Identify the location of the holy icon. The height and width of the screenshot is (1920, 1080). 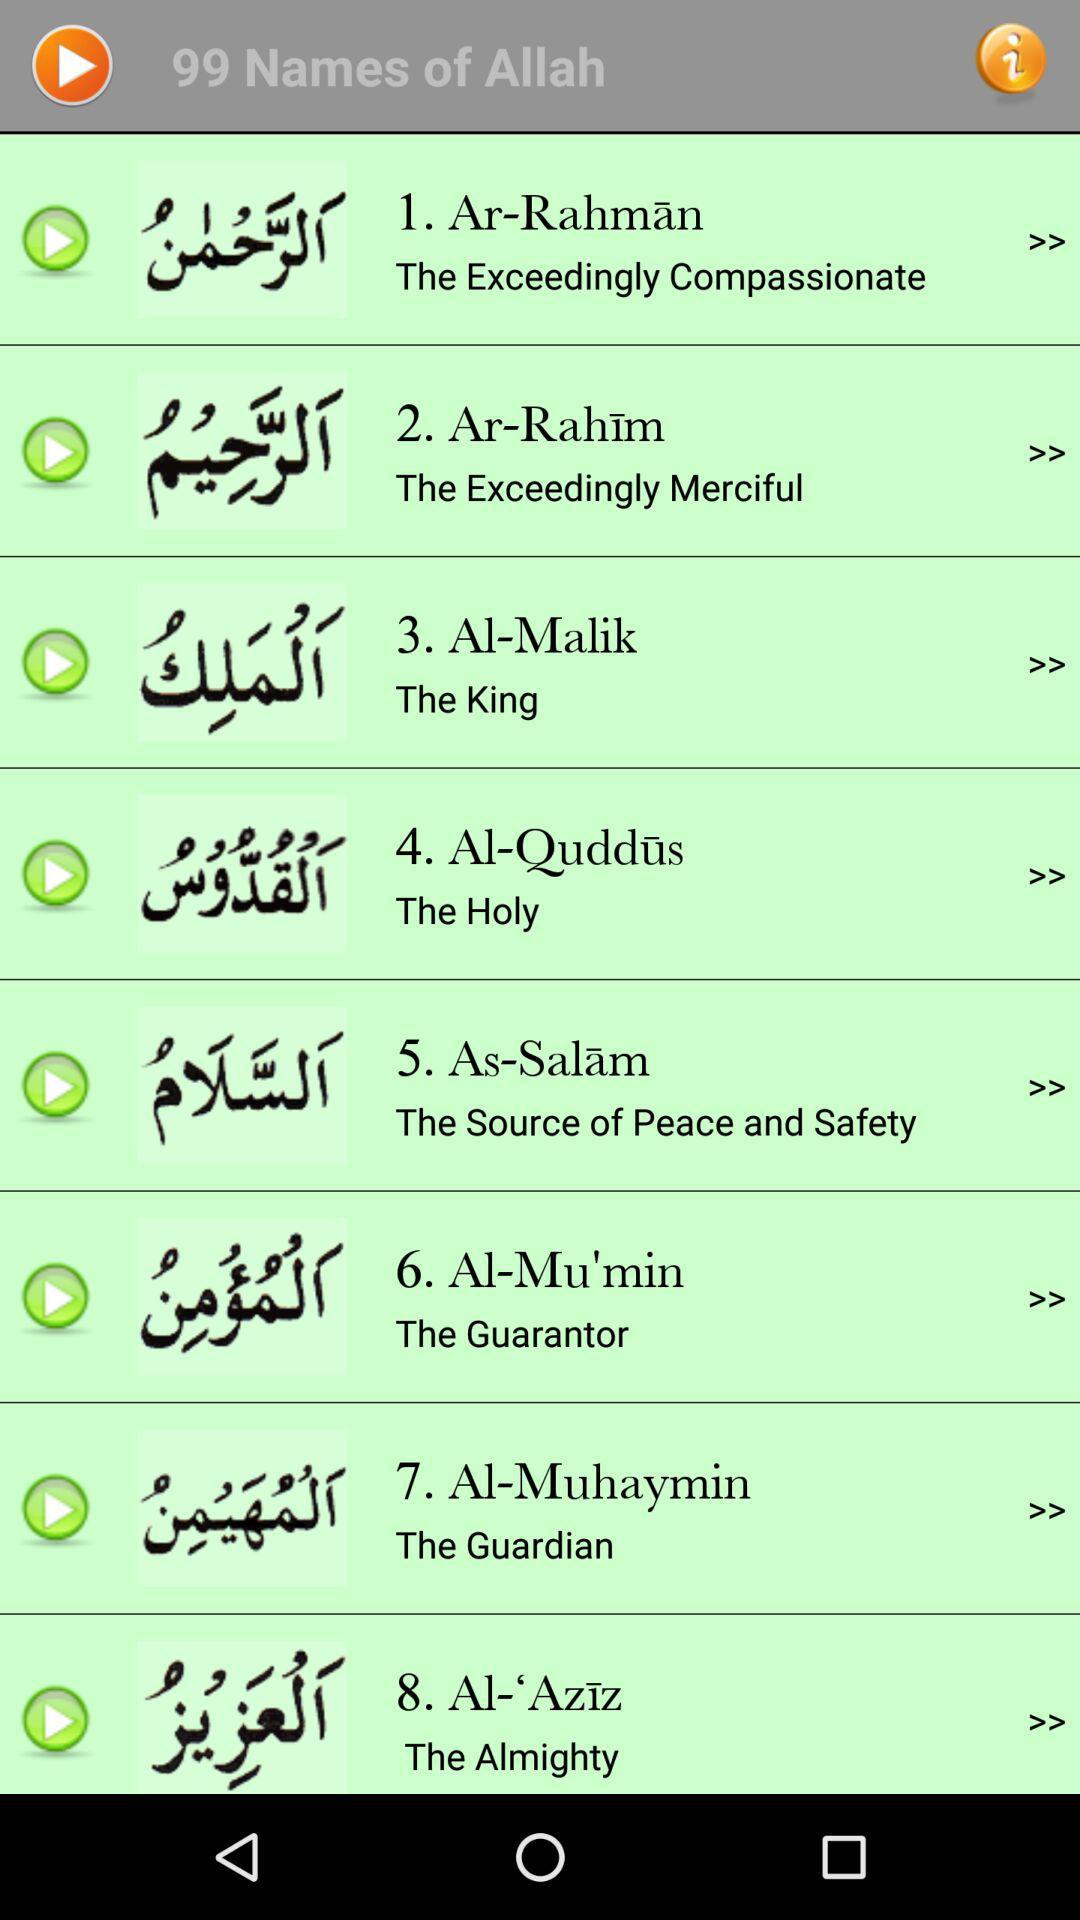
(467, 908).